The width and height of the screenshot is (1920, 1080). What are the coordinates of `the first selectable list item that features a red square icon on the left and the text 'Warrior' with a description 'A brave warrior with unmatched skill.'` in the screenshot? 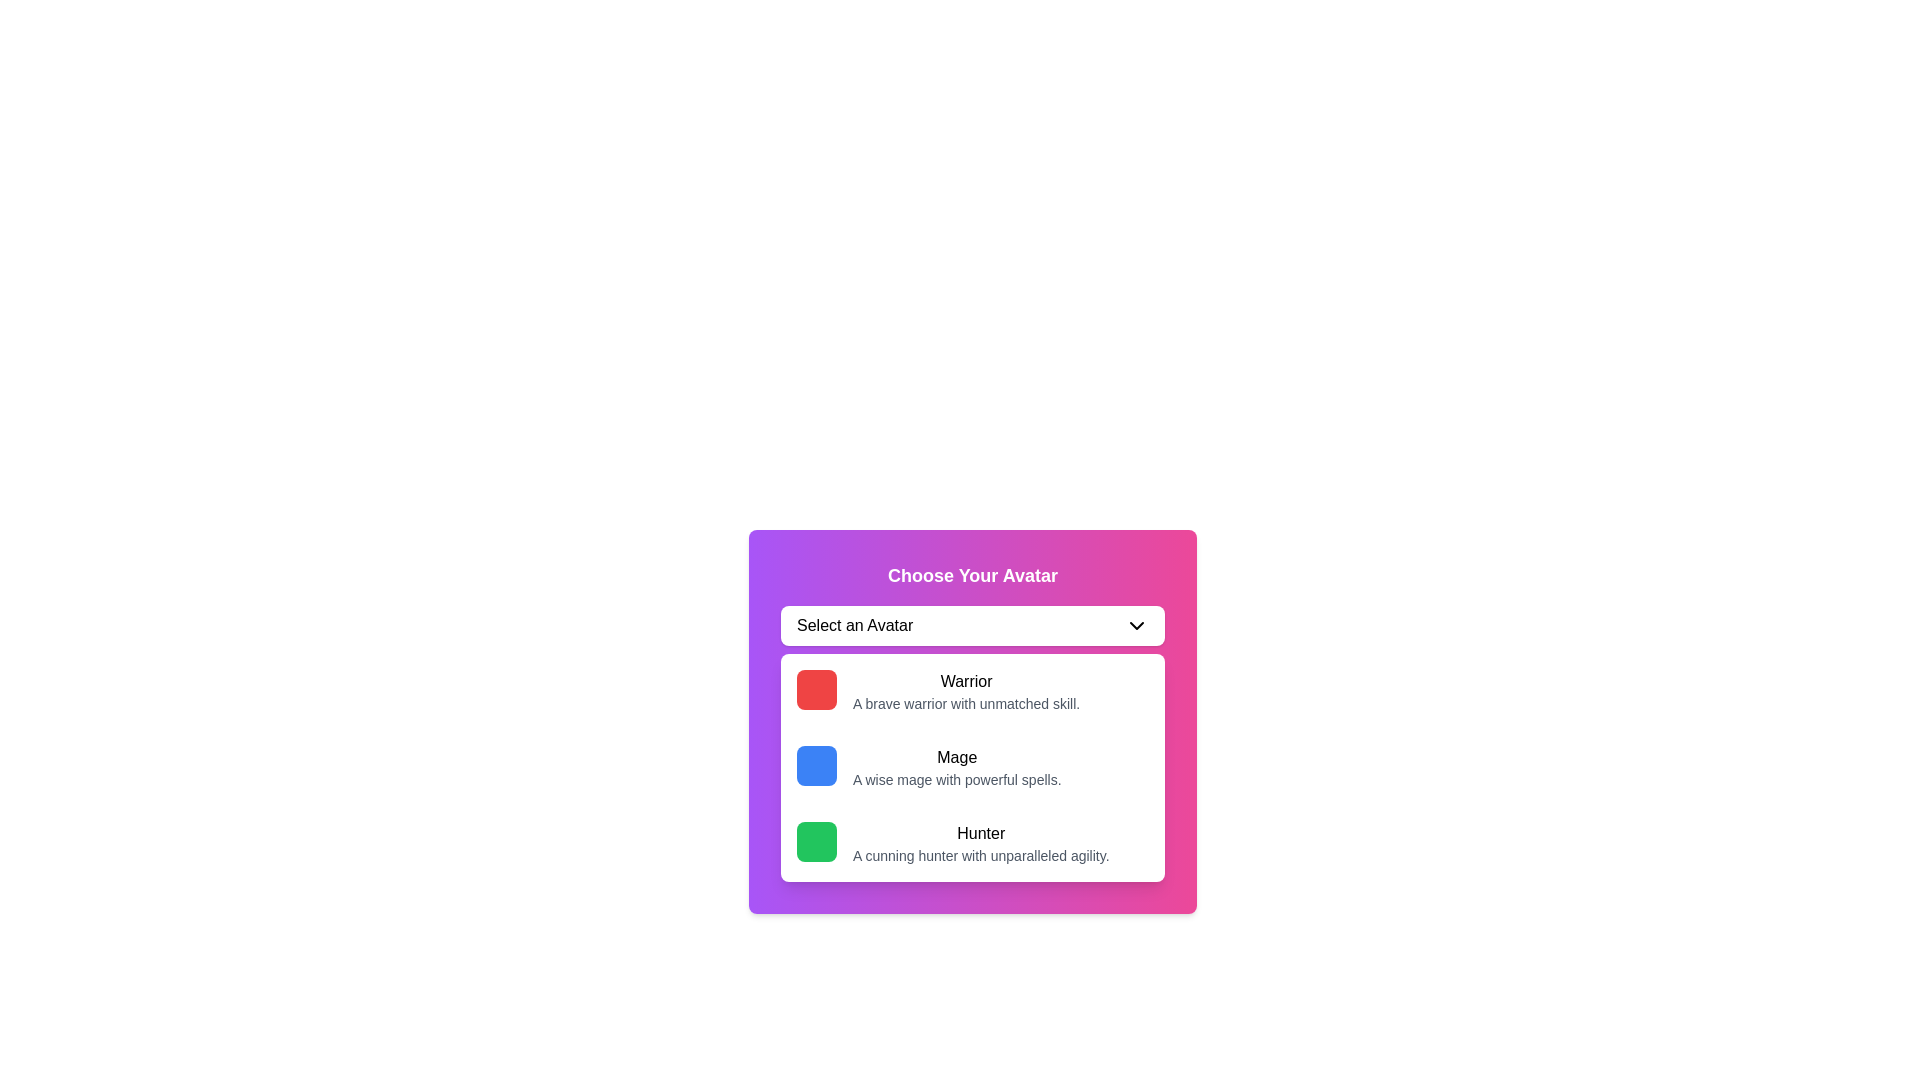 It's located at (973, 690).